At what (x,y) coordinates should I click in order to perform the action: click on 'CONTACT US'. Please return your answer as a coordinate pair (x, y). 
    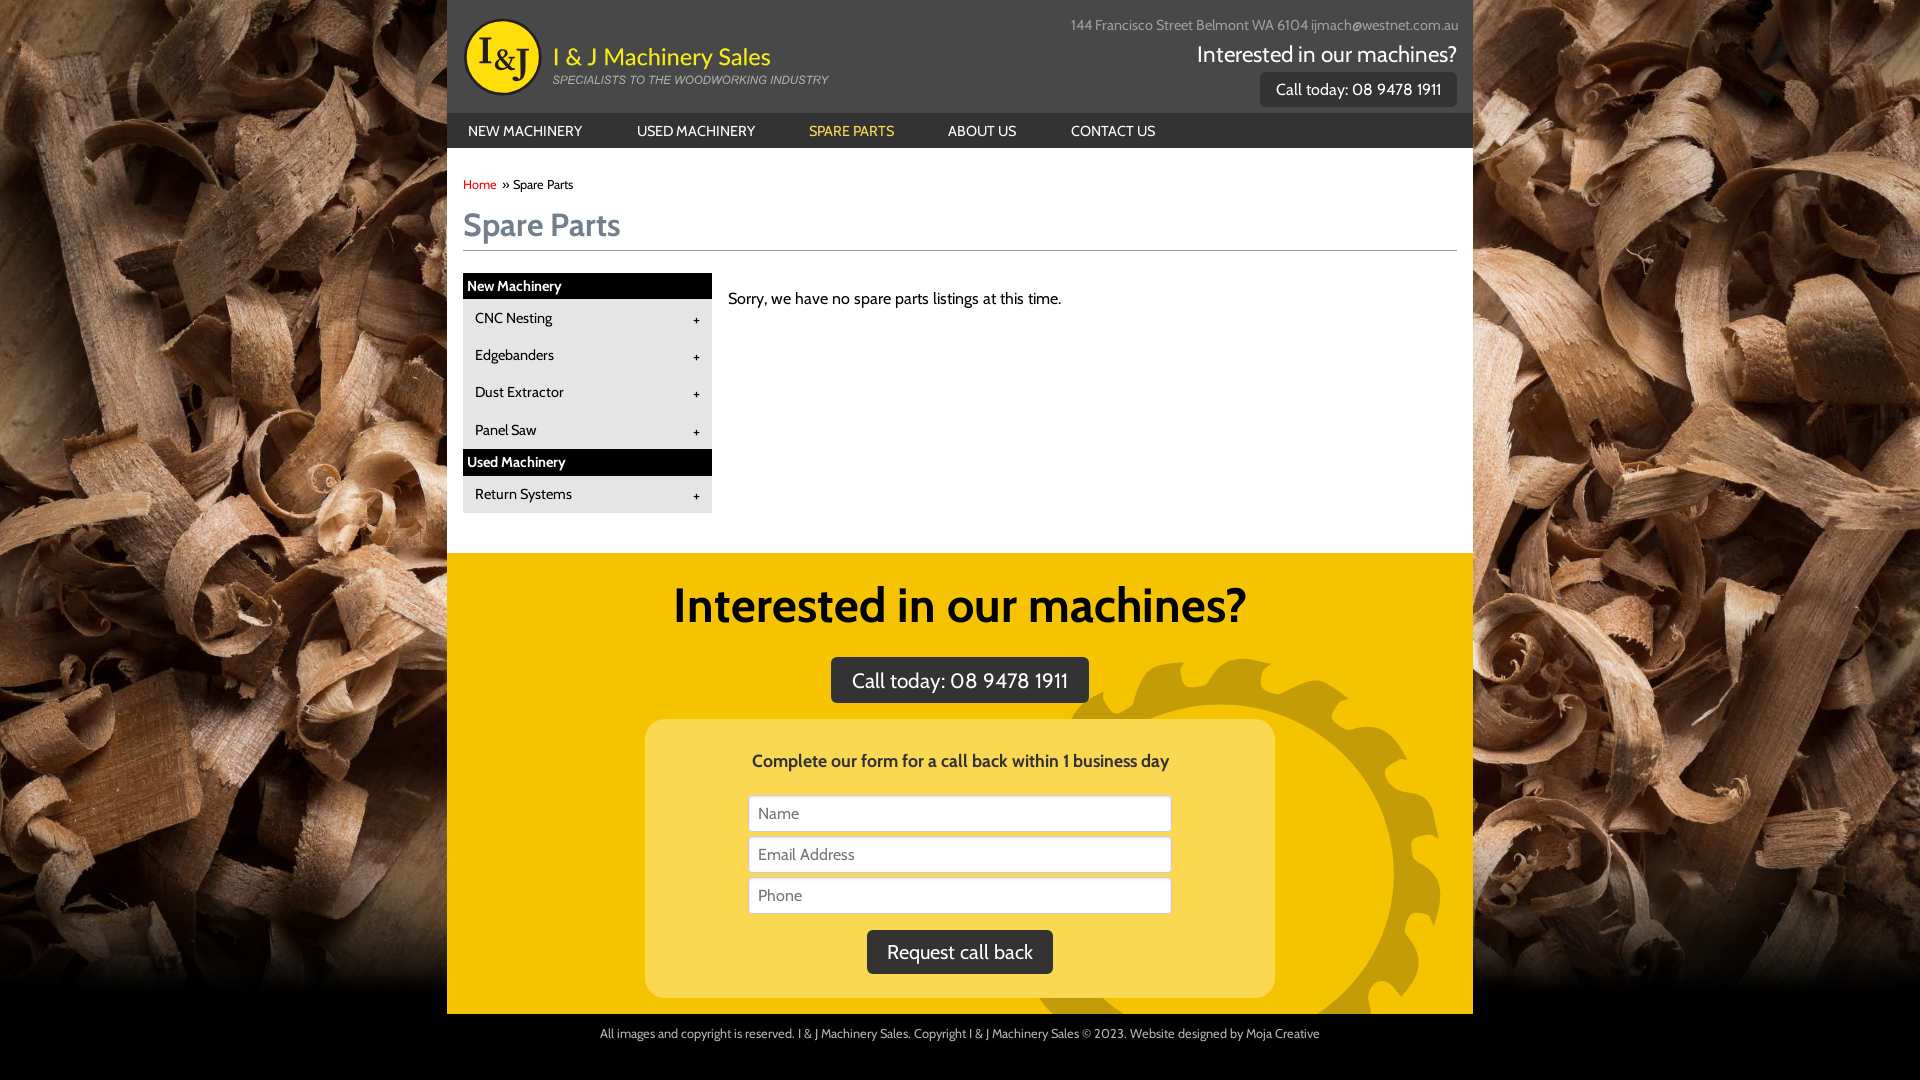
    Looking at the image, I should click on (1111, 130).